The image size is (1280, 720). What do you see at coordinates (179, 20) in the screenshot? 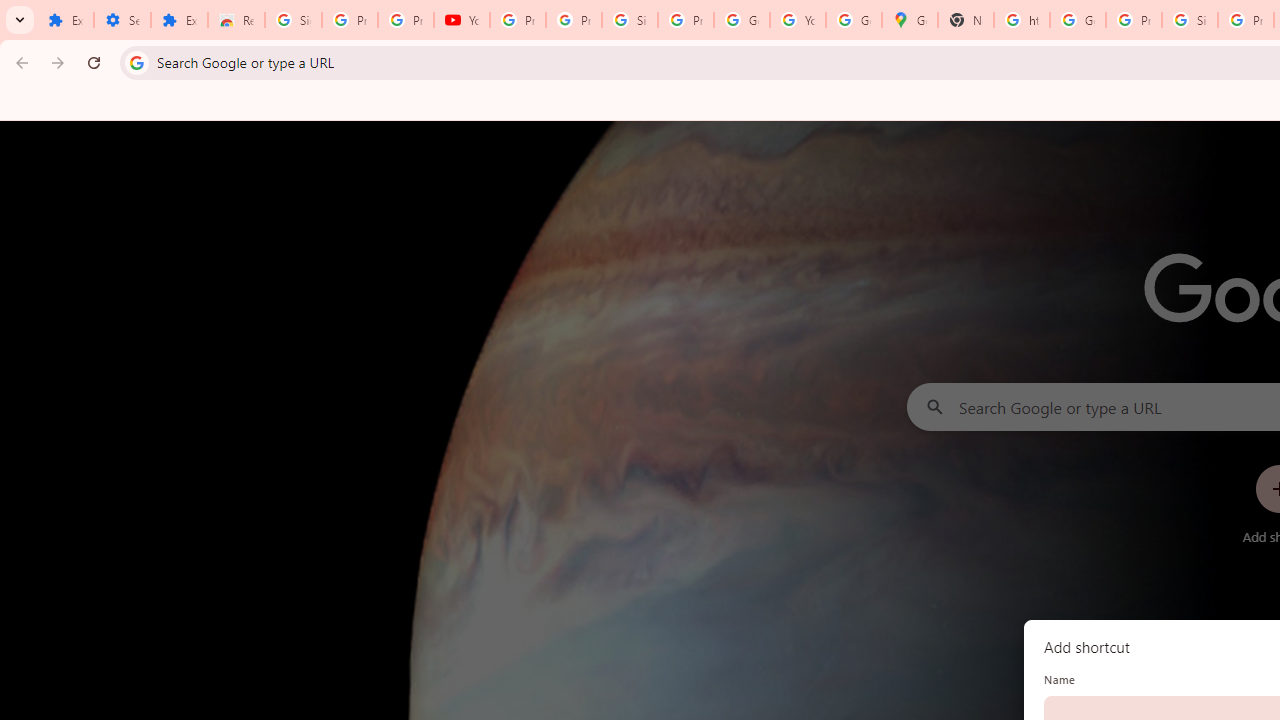
I see `'Extensions'` at bounding box center [179, 20].